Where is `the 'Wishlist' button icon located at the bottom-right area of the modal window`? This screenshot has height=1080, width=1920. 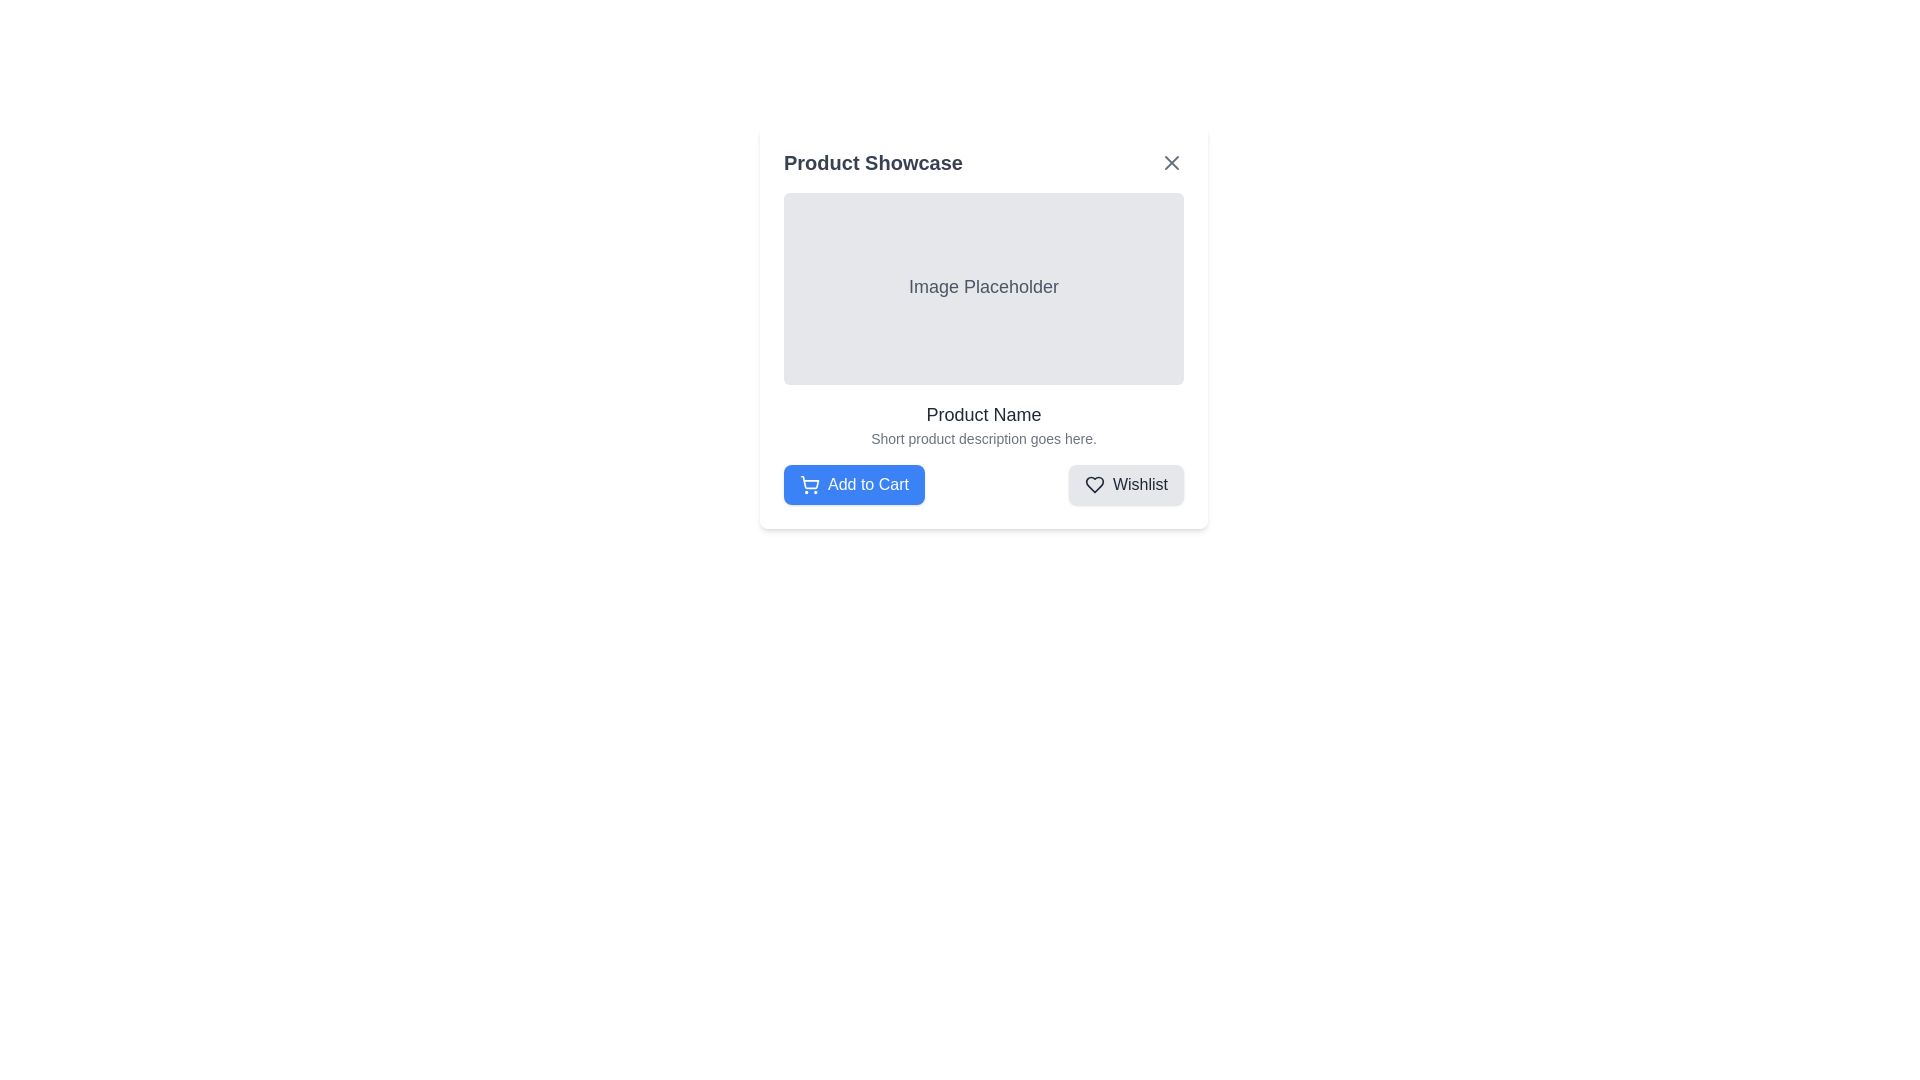
the 'Wishlist' button icon located at the bottom-right area of the modal window is located at coordinates (1093, 485).